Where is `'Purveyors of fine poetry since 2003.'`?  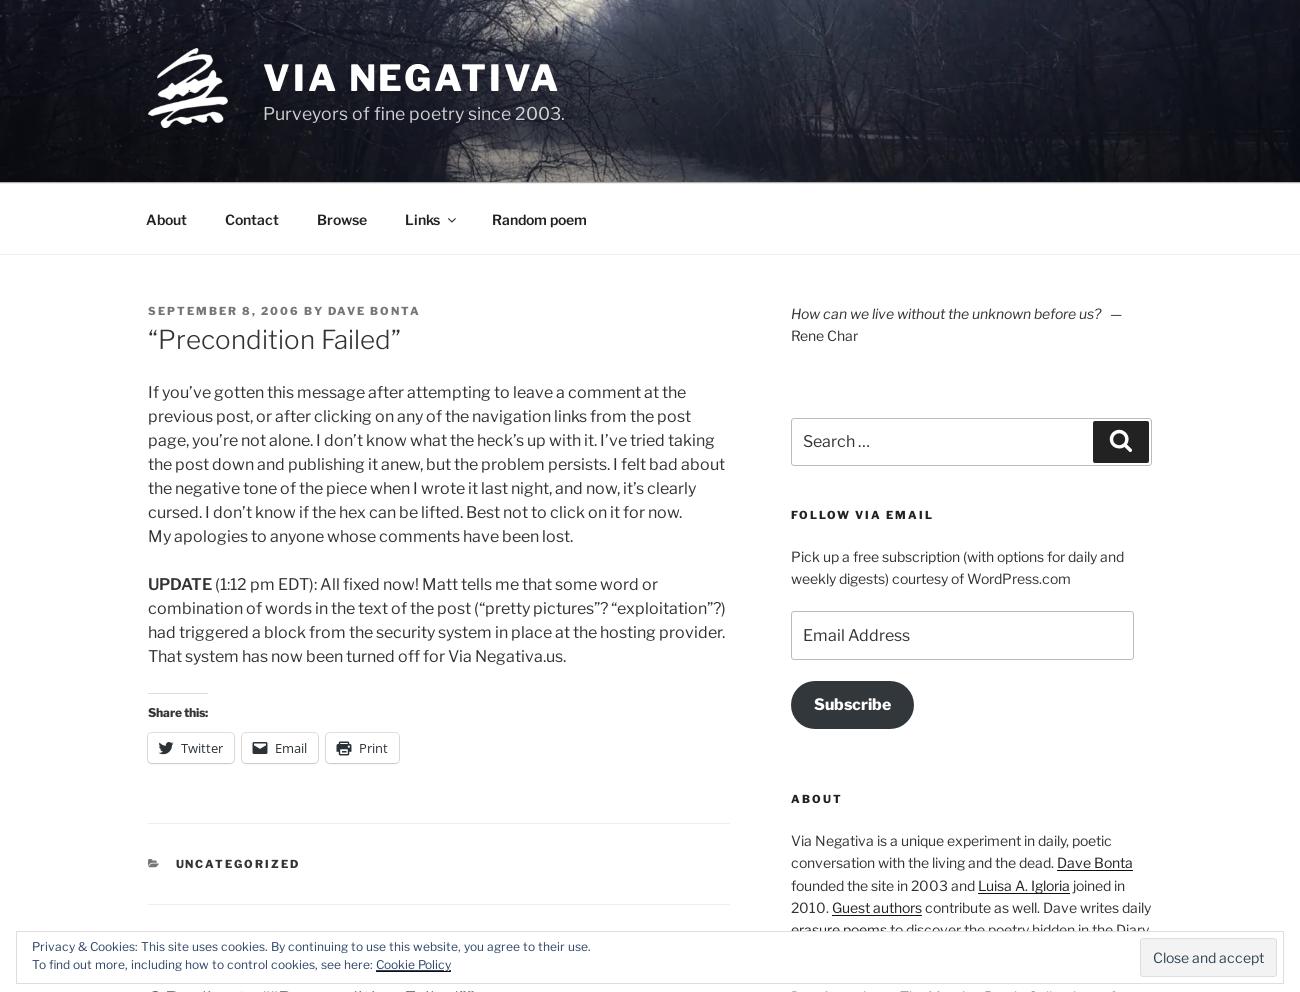
'Purveyors of fine poetry since 2003.' is located at coordinates (261, 111).